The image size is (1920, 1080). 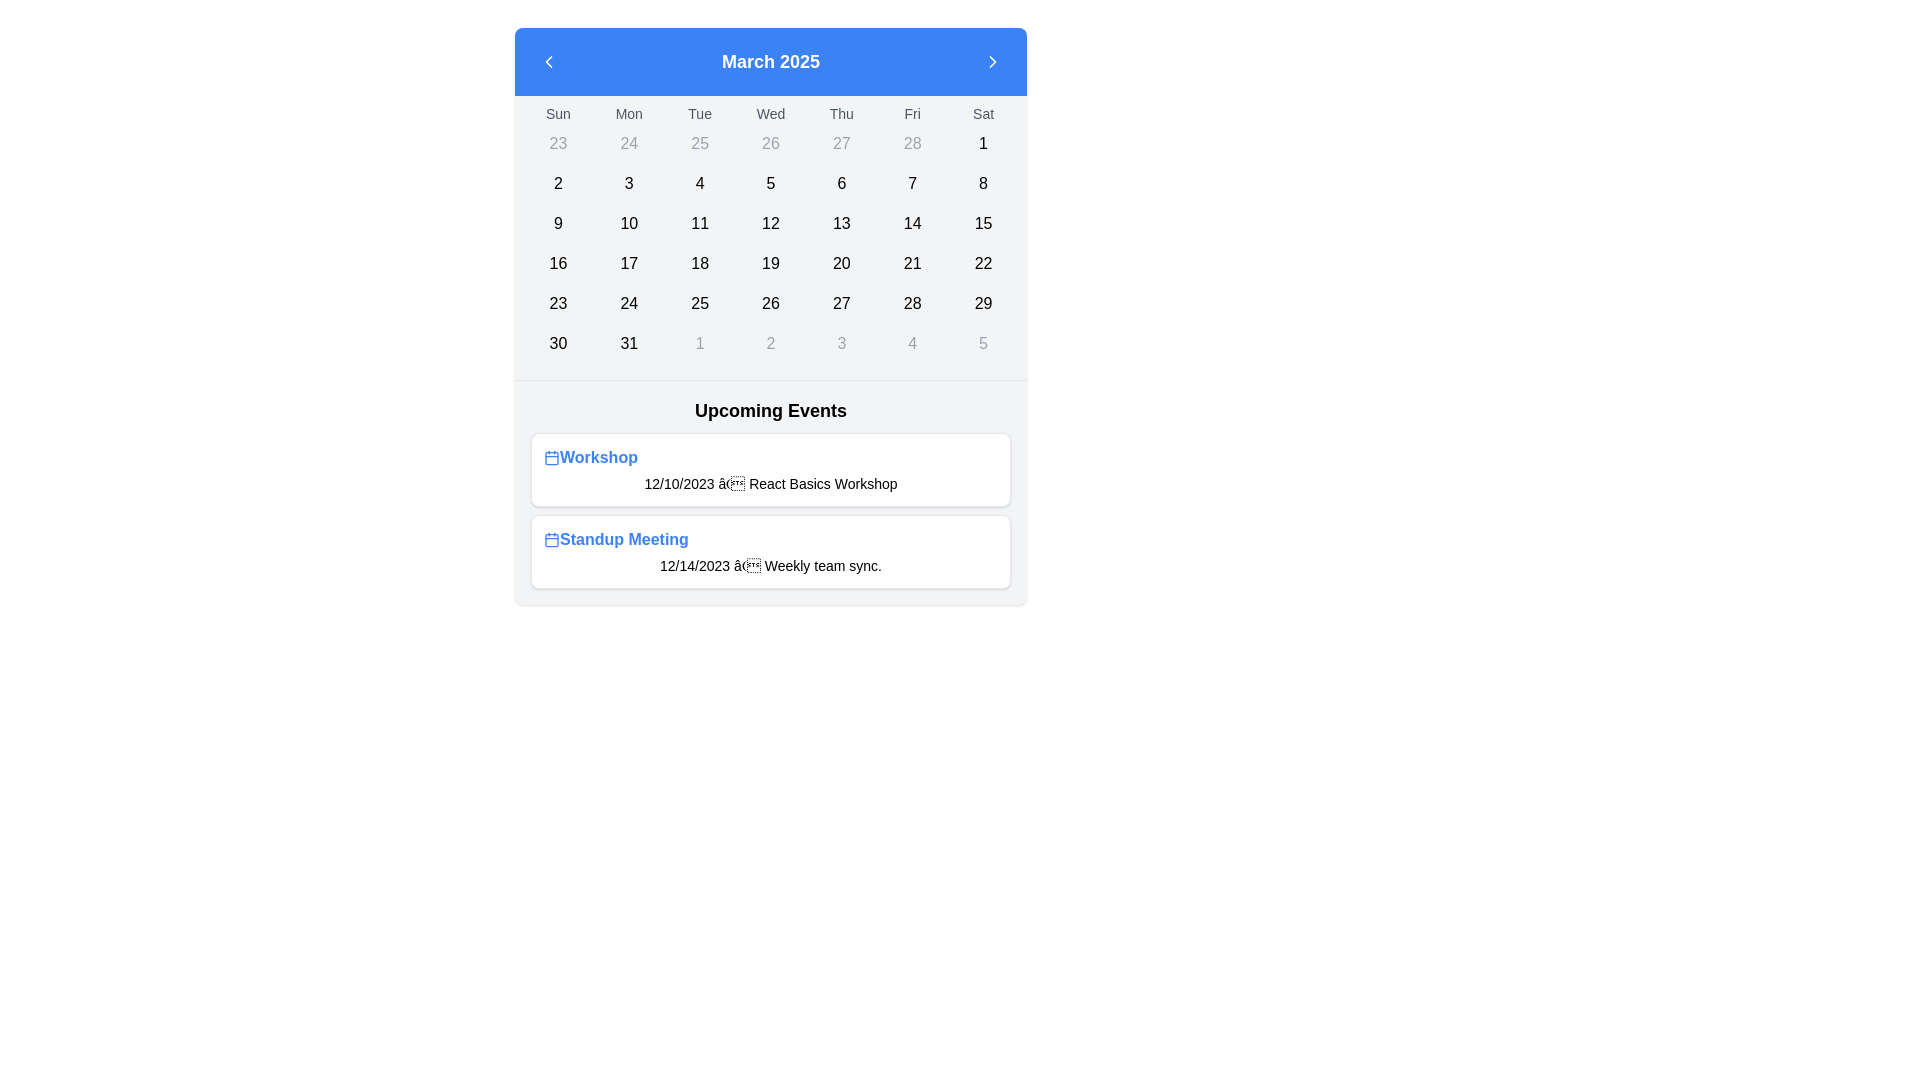 I want to click on the static text label for Monday in the calendar display, which is positioned in the grid immediately following 'Sun' and before 'Tue', so click(x=628, y=114).